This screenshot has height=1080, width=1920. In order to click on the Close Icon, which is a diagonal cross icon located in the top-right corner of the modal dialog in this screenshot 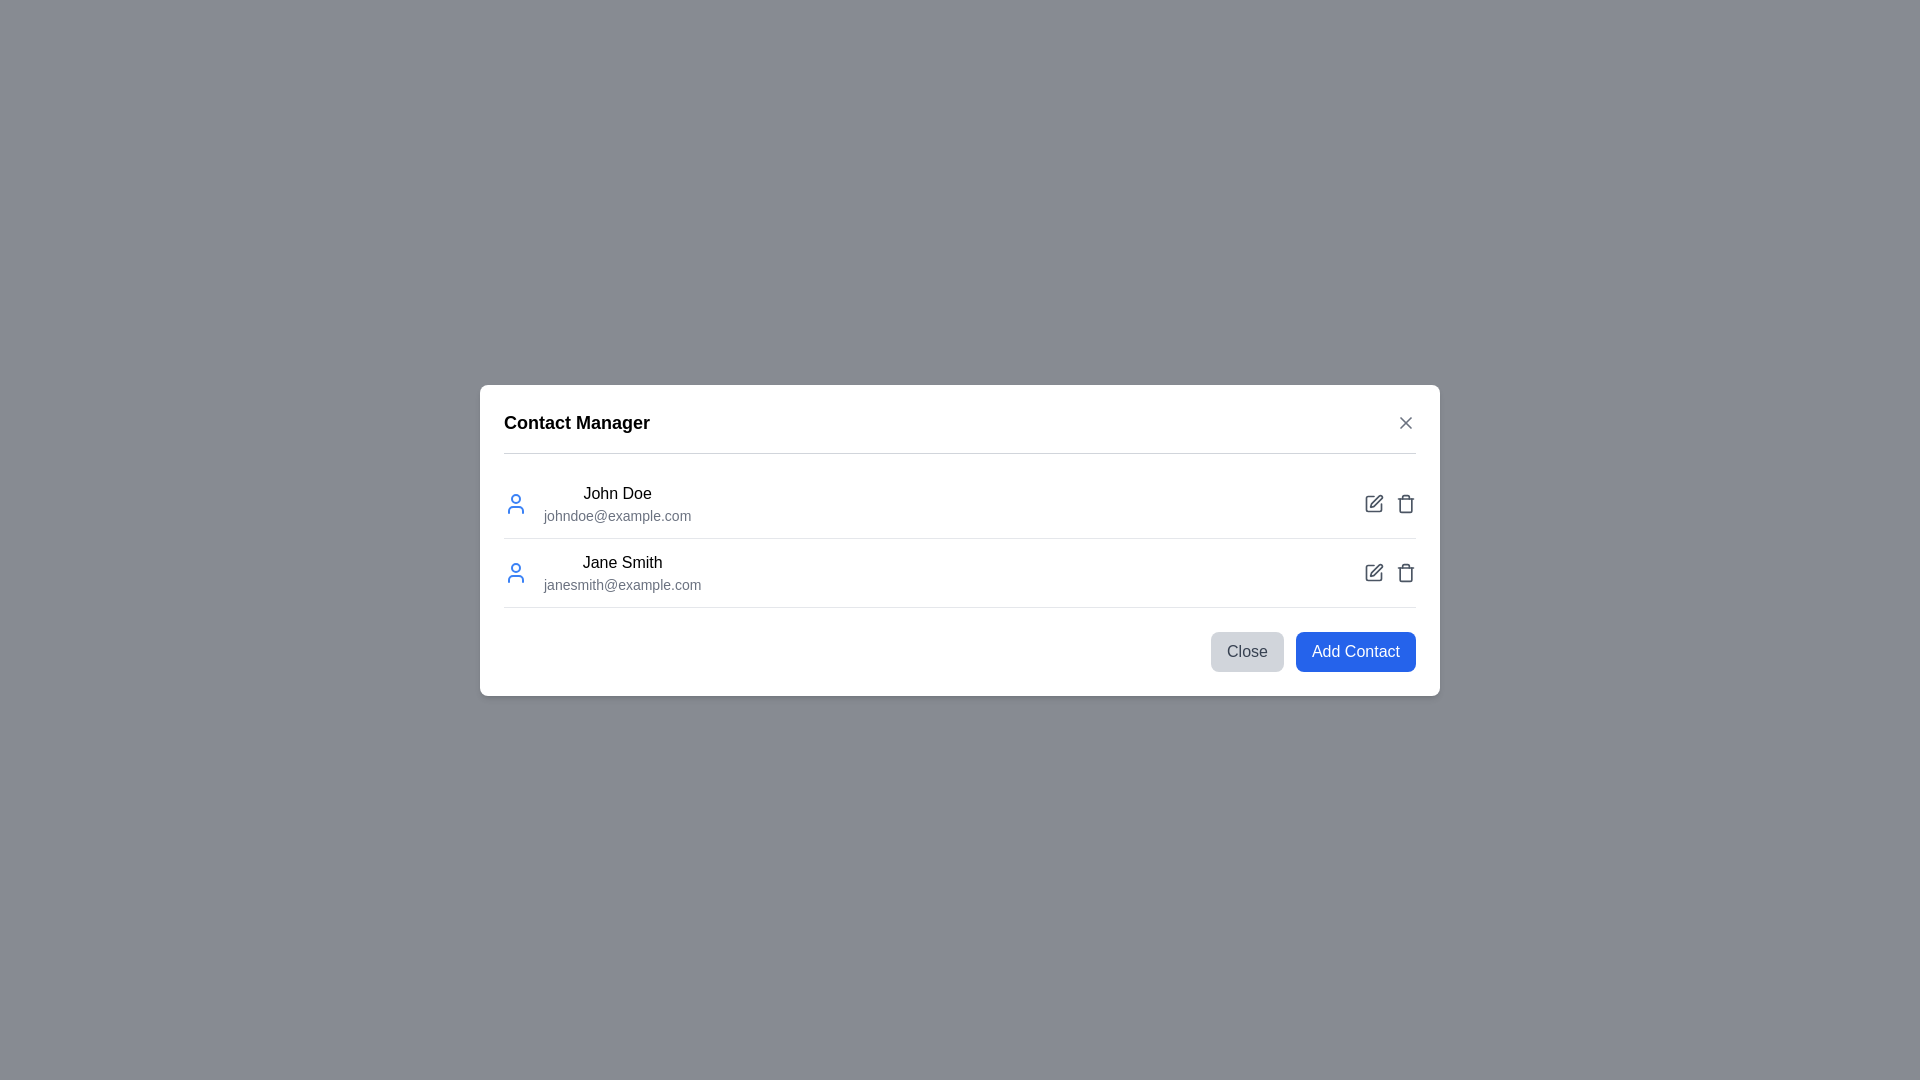, I will do `click(1405, 421)`.